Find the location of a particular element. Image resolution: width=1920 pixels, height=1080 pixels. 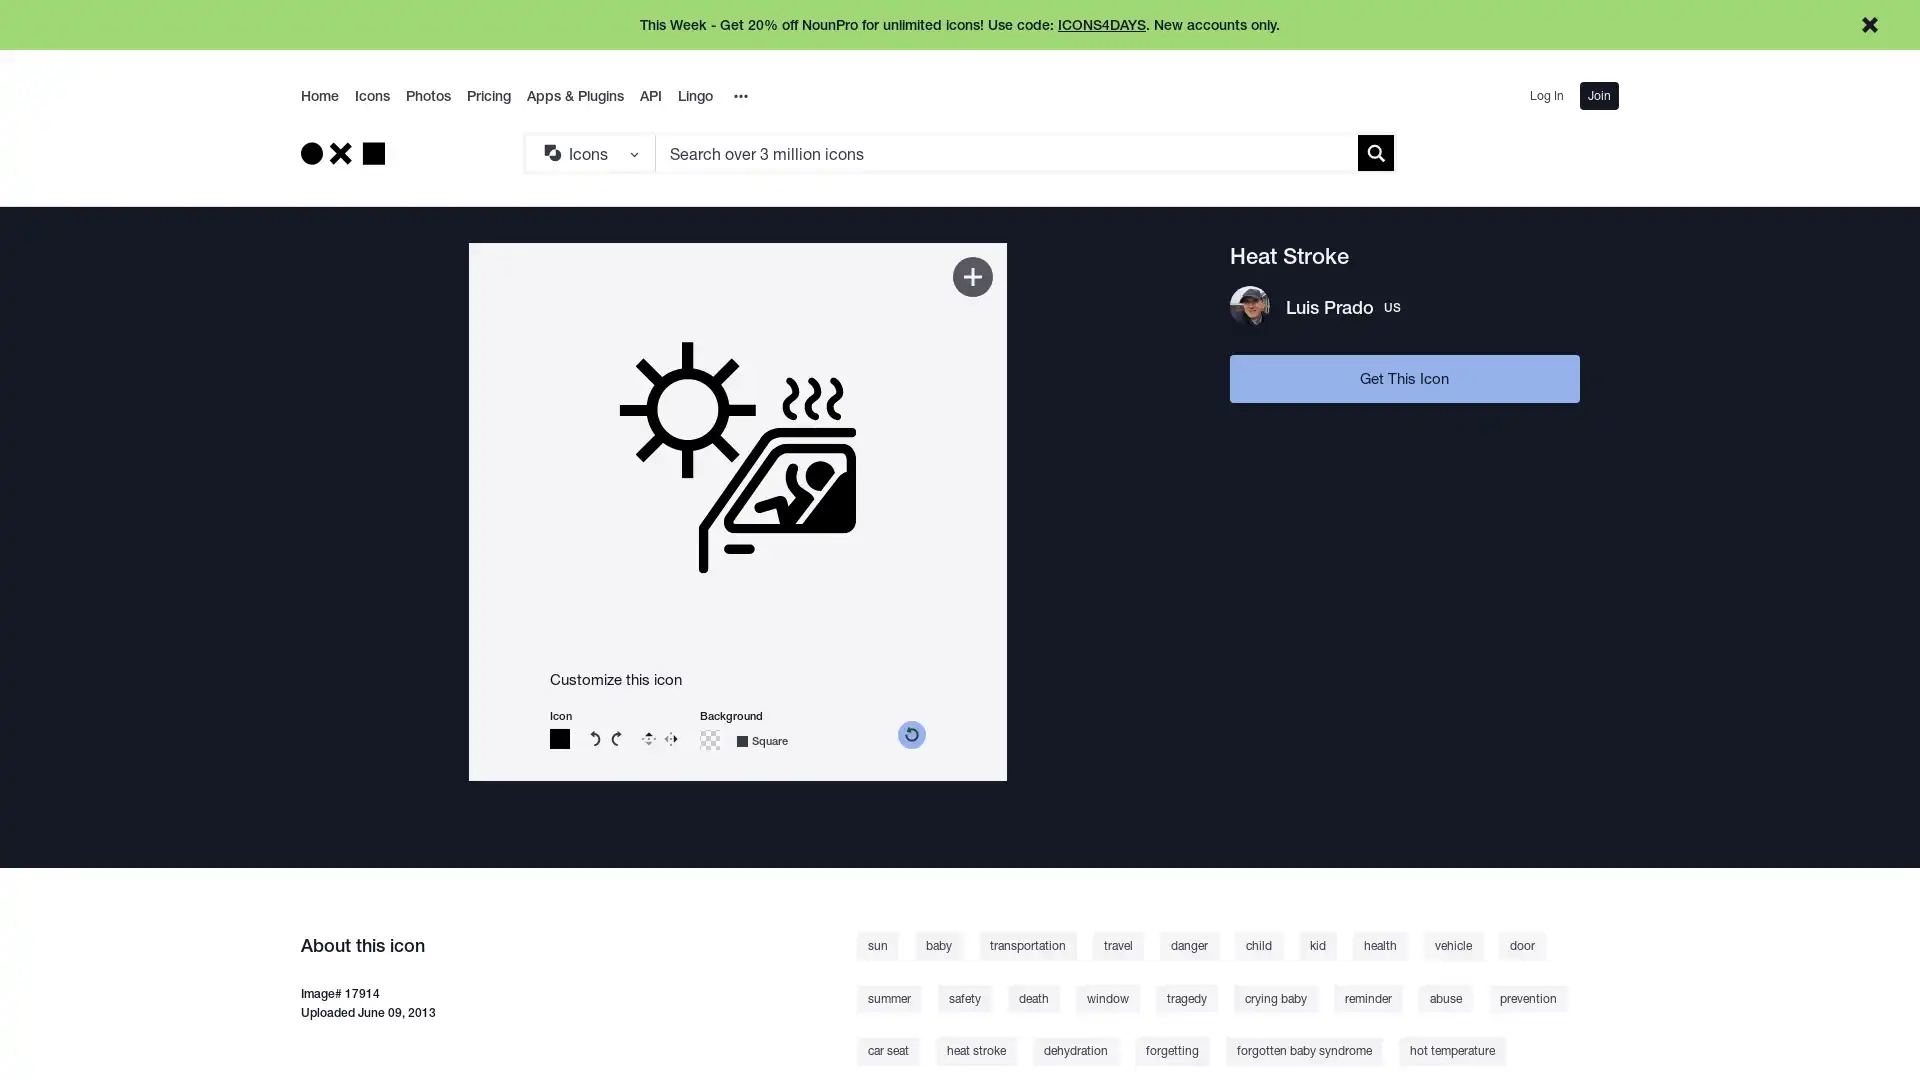

Get This Icon is located at coordinates (1402, 378).